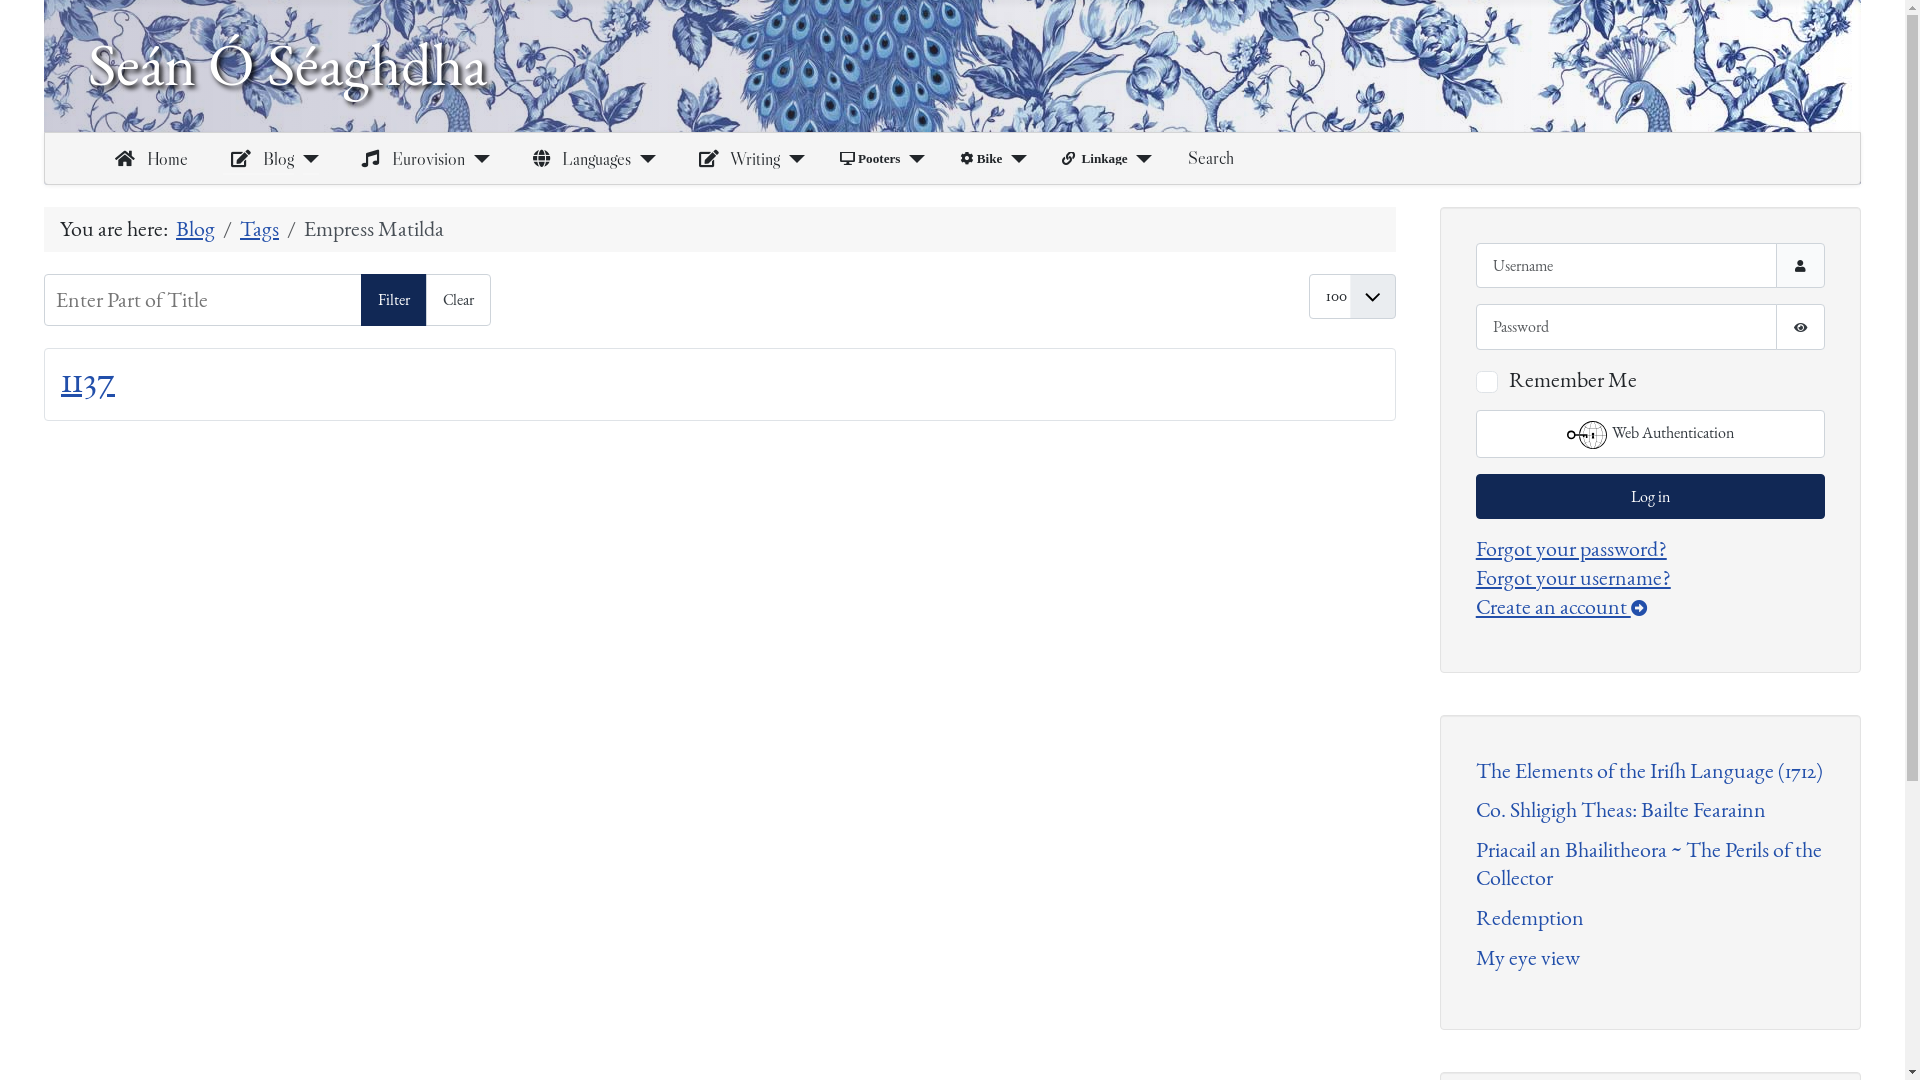  I want to click on 'Forgot your password?', so click(1570, 548).